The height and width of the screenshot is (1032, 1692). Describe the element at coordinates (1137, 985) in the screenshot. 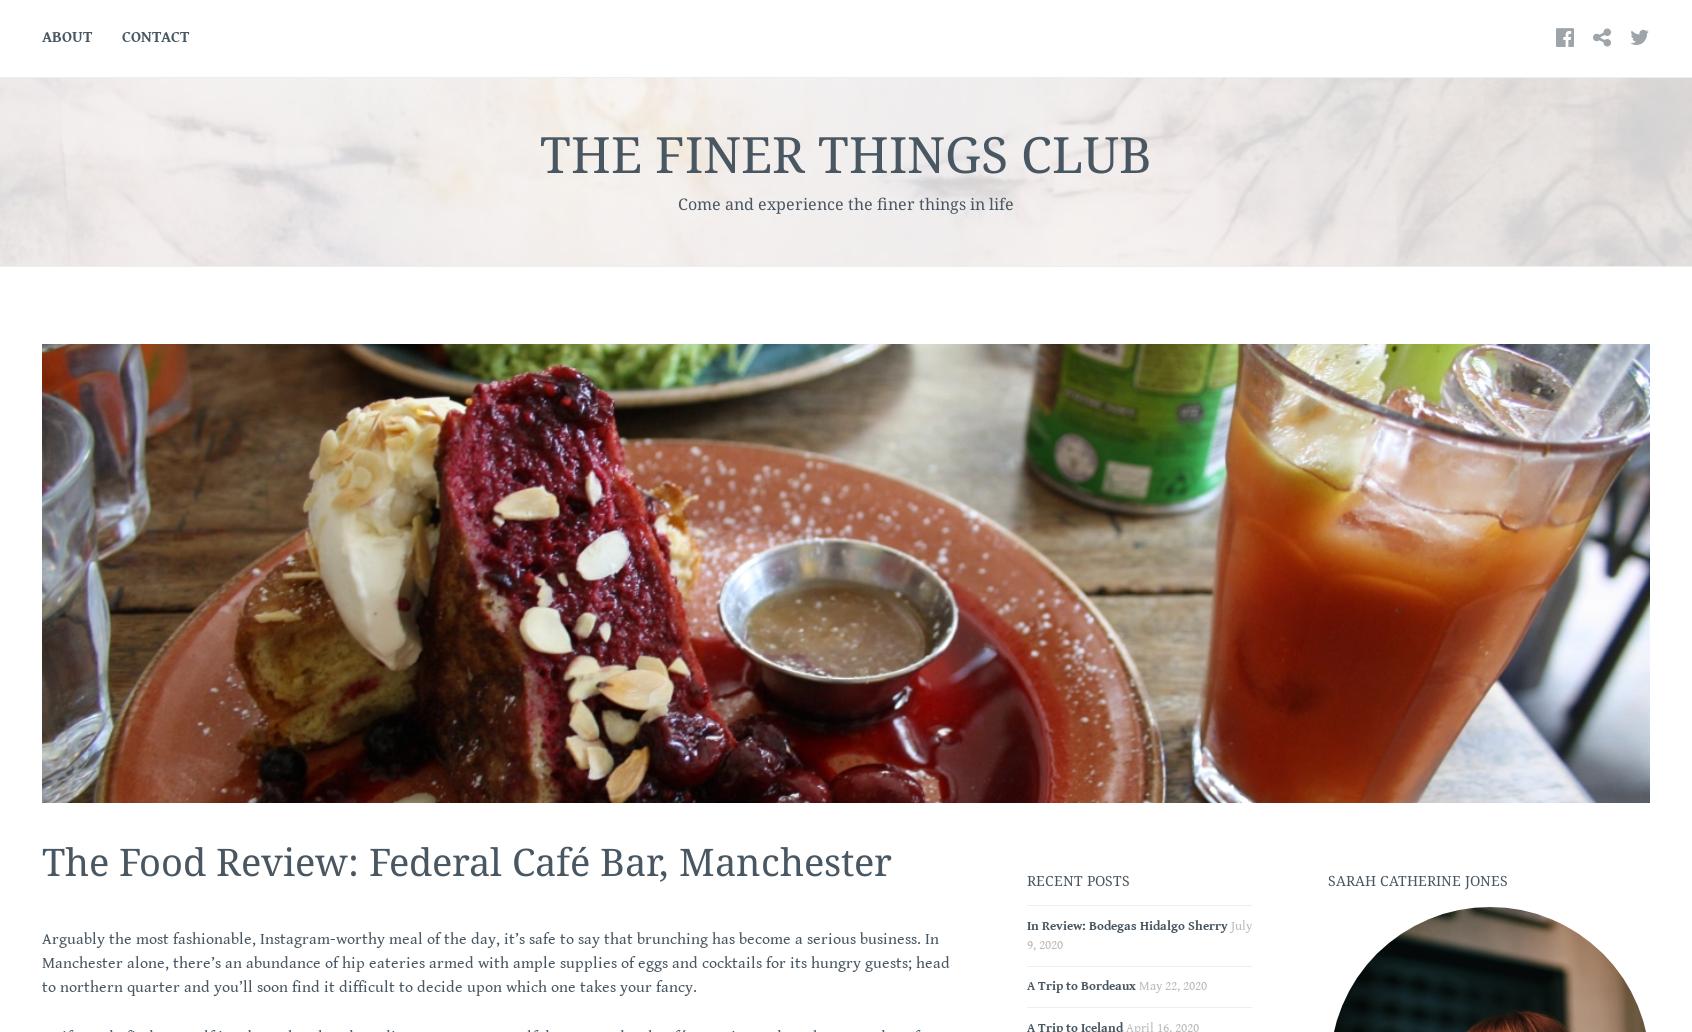

I see `'May 22, 2020'` at that location.